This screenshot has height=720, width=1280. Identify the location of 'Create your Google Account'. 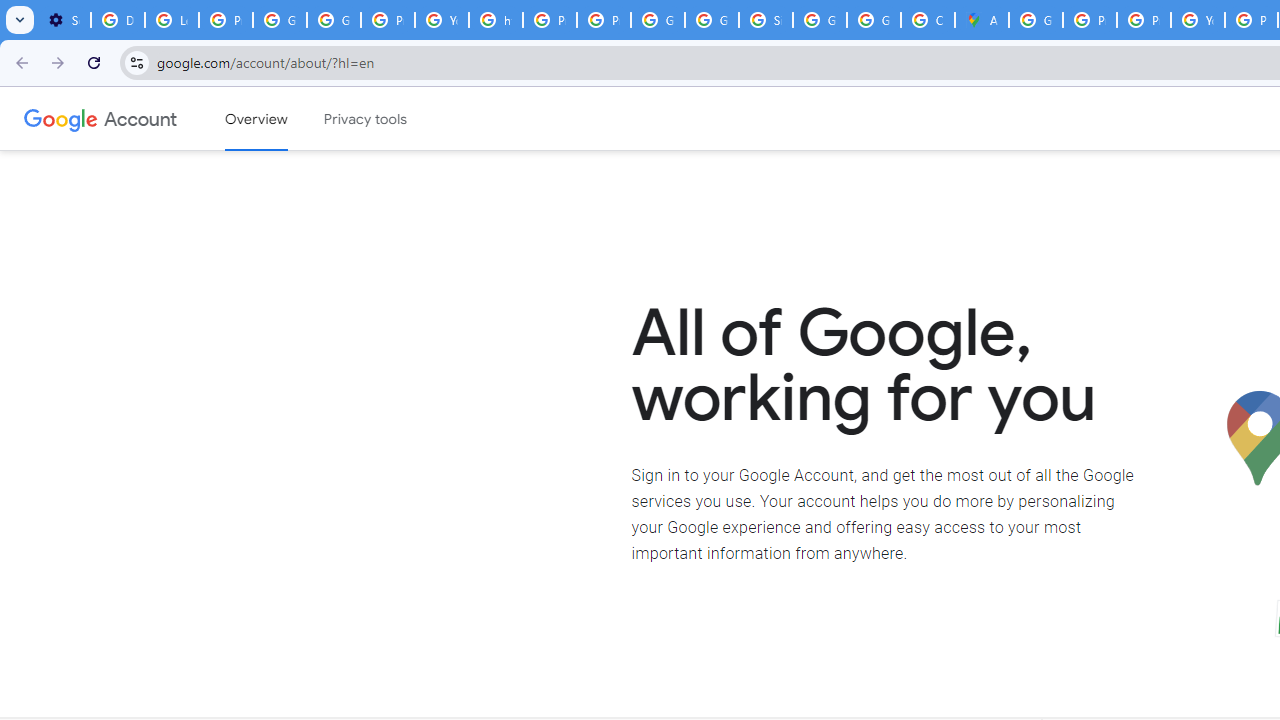
(927, 20).